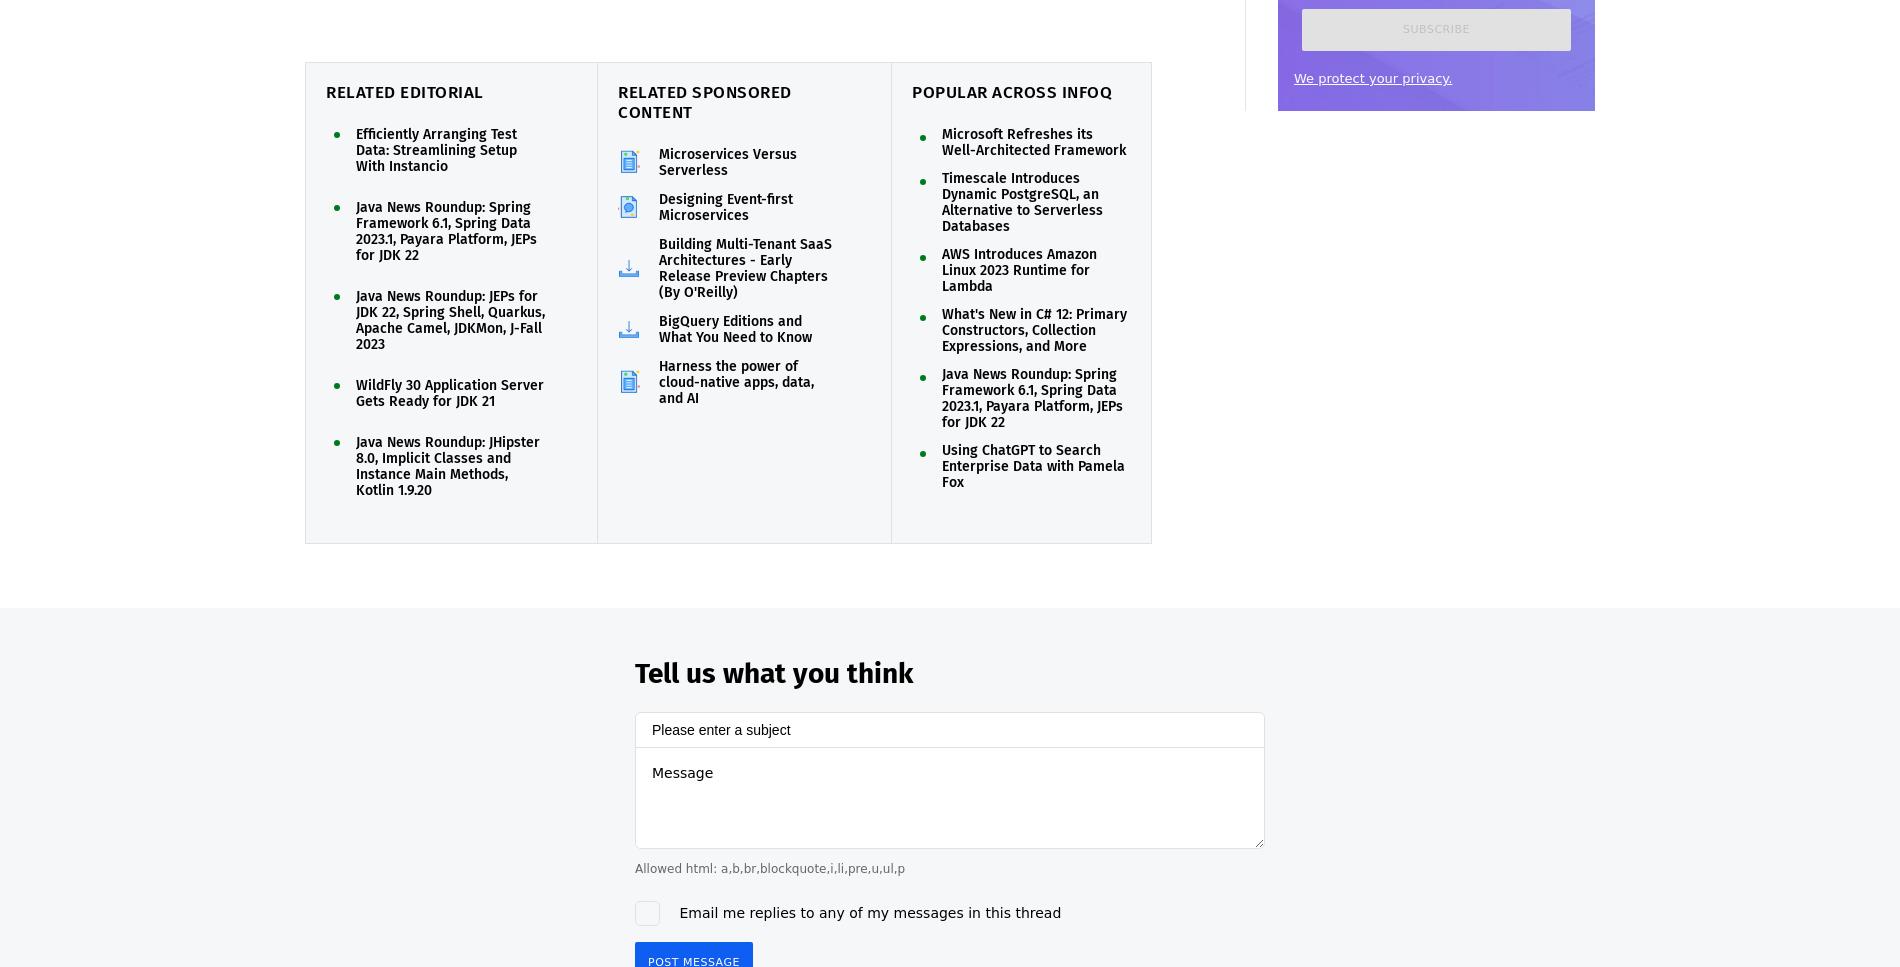 This screenshot has width=1900, height=967. I want to click on 'BigQuery Editions and What You Need to Know', so click(658, 329).